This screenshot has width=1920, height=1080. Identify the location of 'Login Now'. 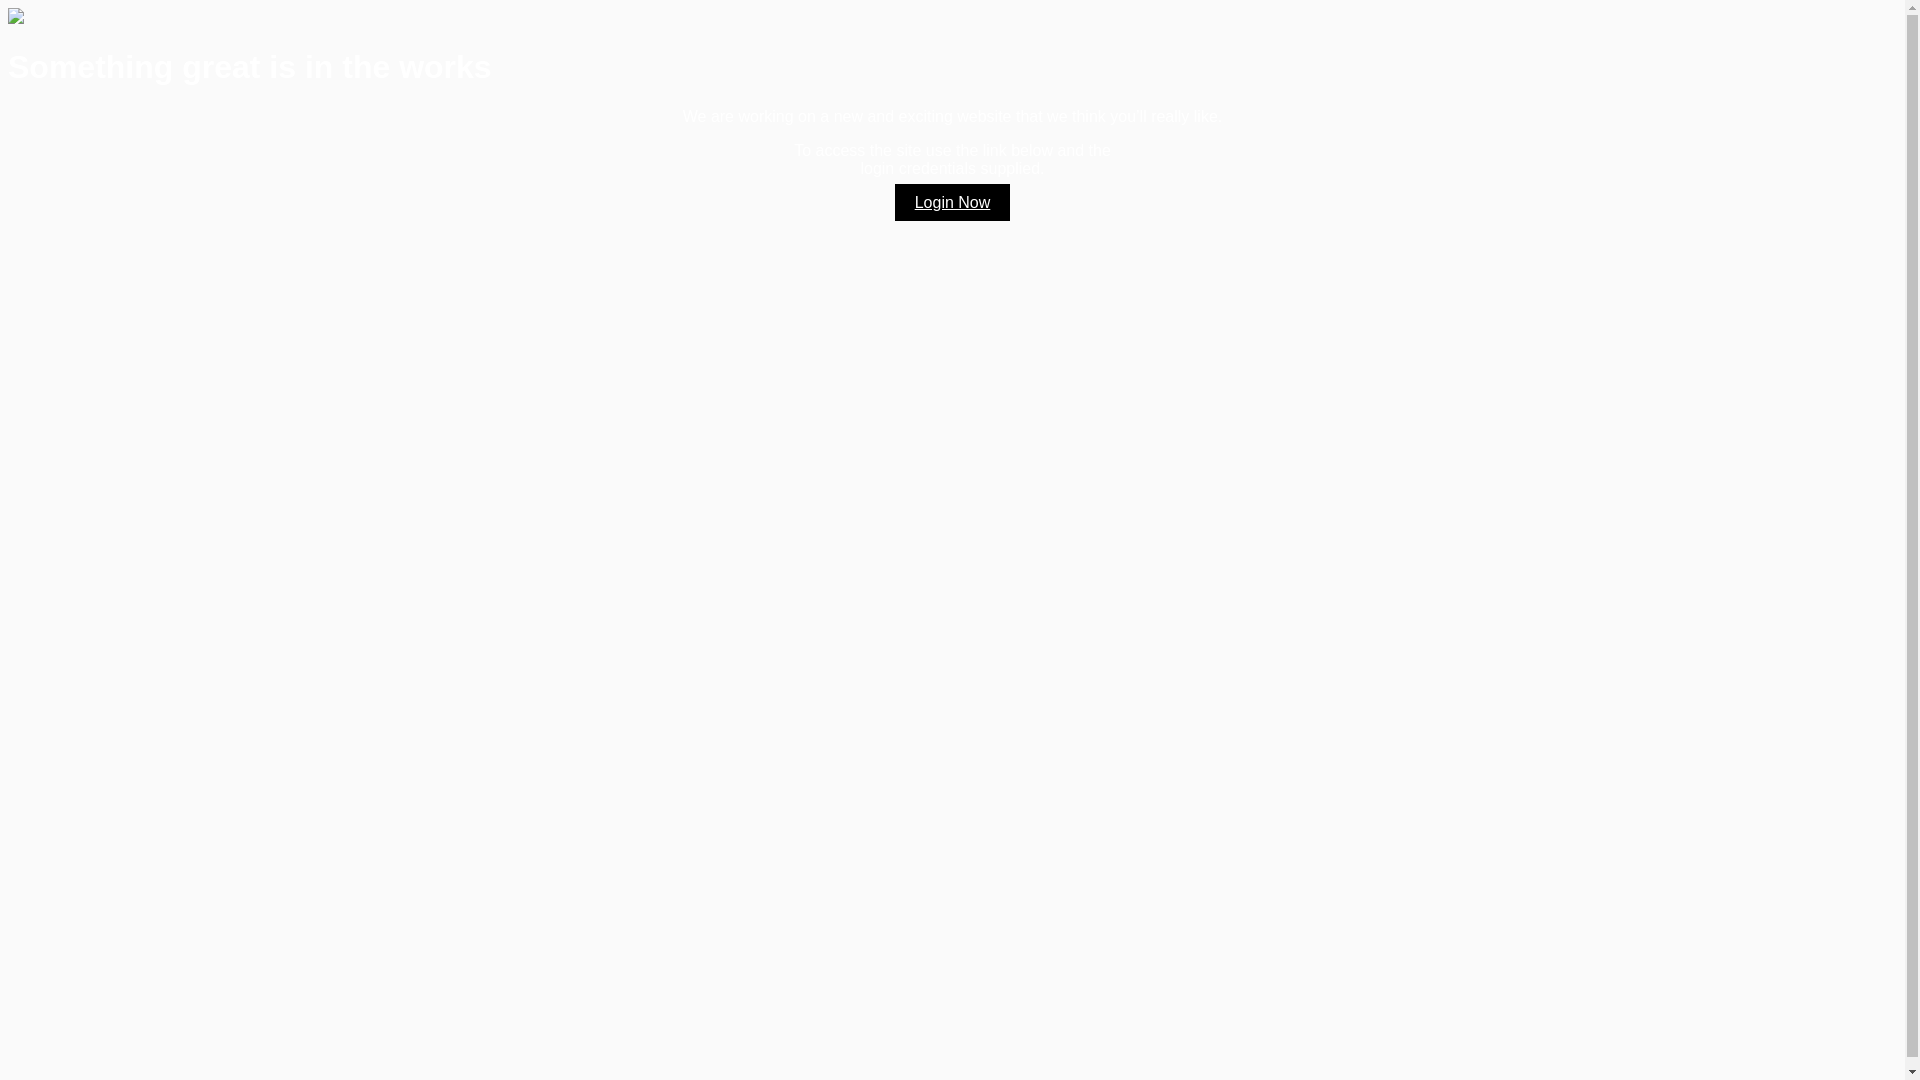
(952, 202).